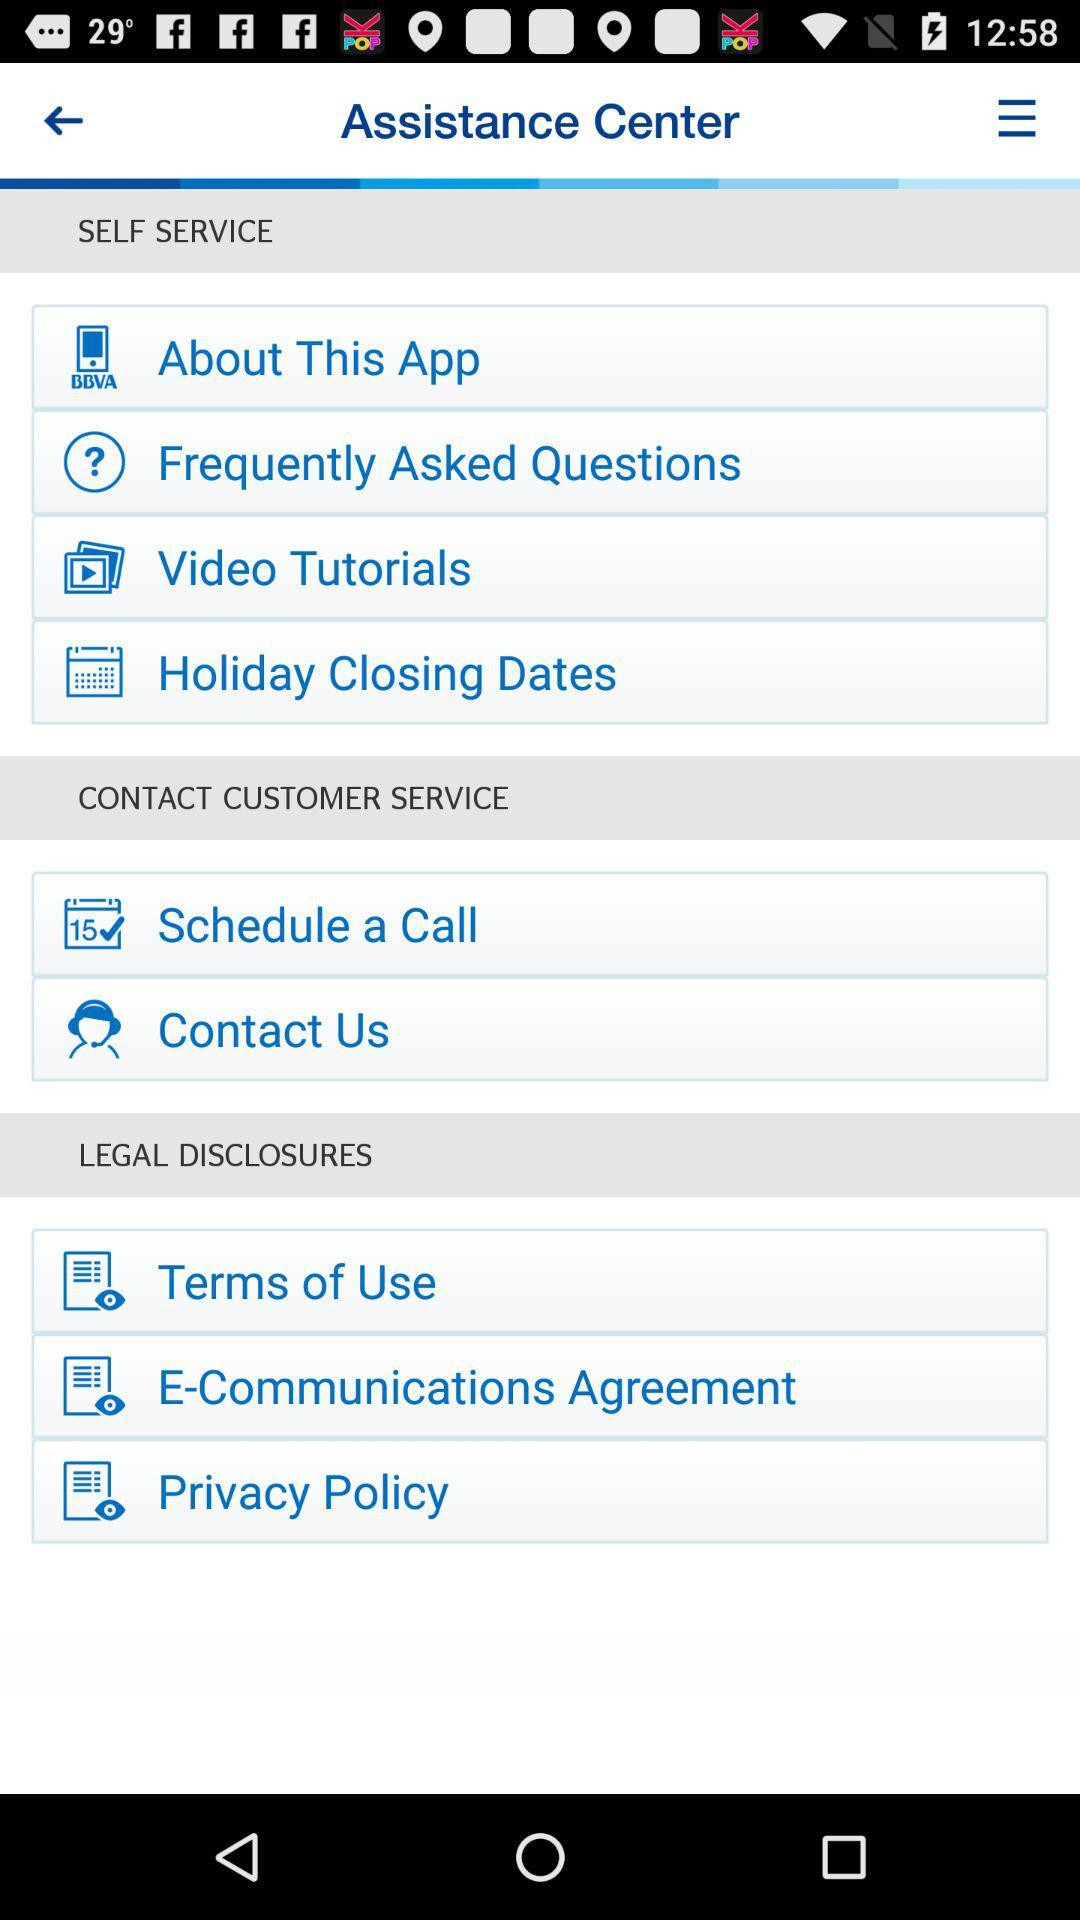  What do you see at coordinates (1017, 119) in the screenshot?
I see `this button is used to find a some other hidden options` at bounding box center [1017, 119].